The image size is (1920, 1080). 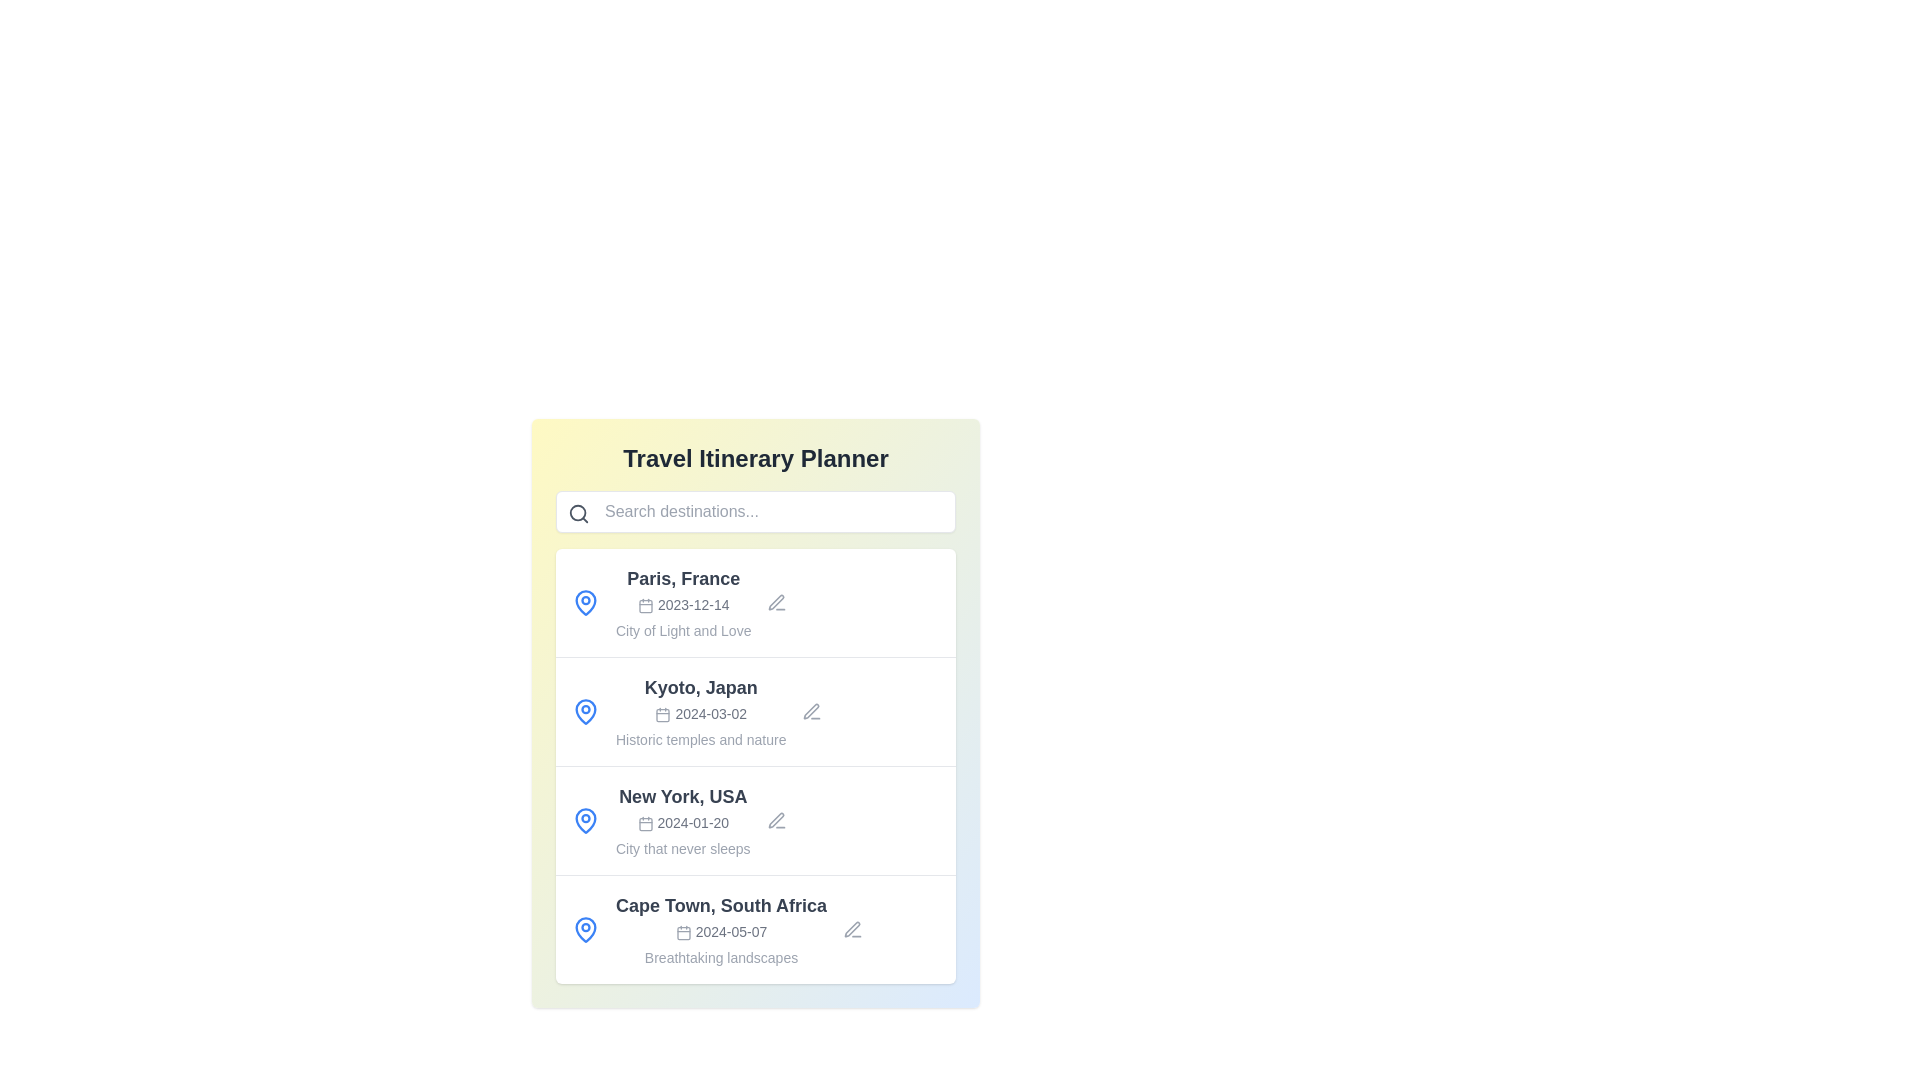 I want to click on the static date display label located within the 'New York, USA' trip entry, positioned between the calendar icon and the pen/edit icon, so click(x=693, y=822).